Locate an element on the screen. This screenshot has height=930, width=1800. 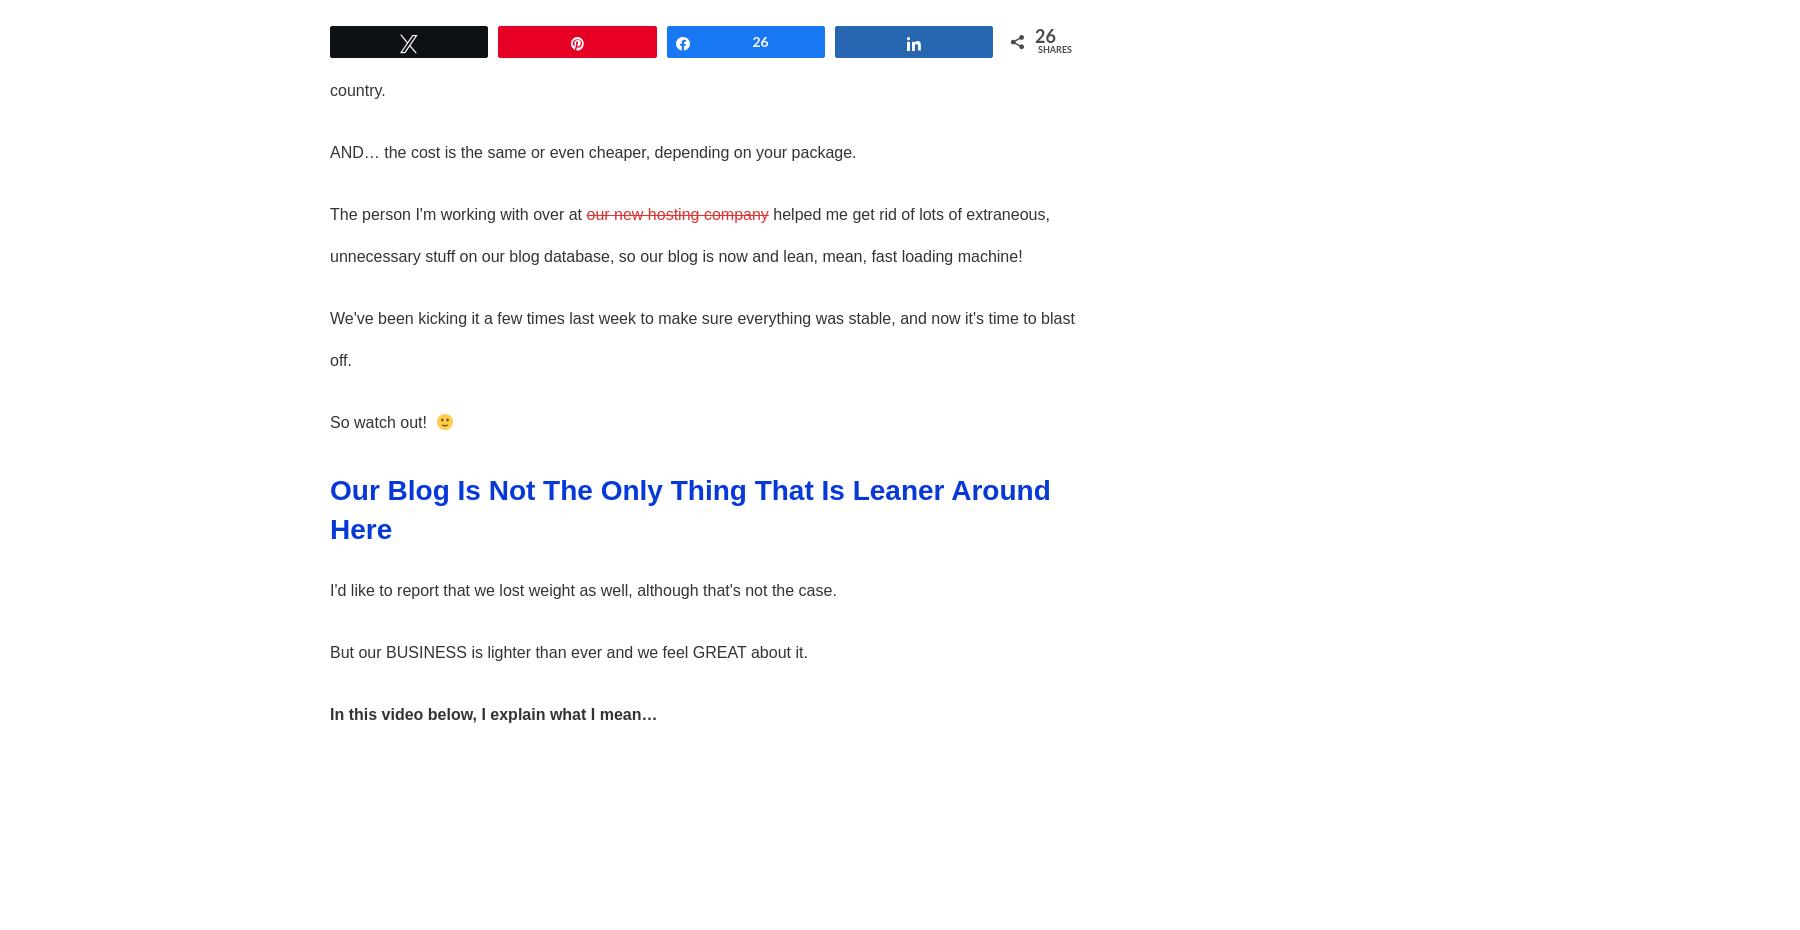
'Lo and behold… one person I can talk to about issues, not a host of outsourcers over in some other country.' is located at coordinates (681, 68).